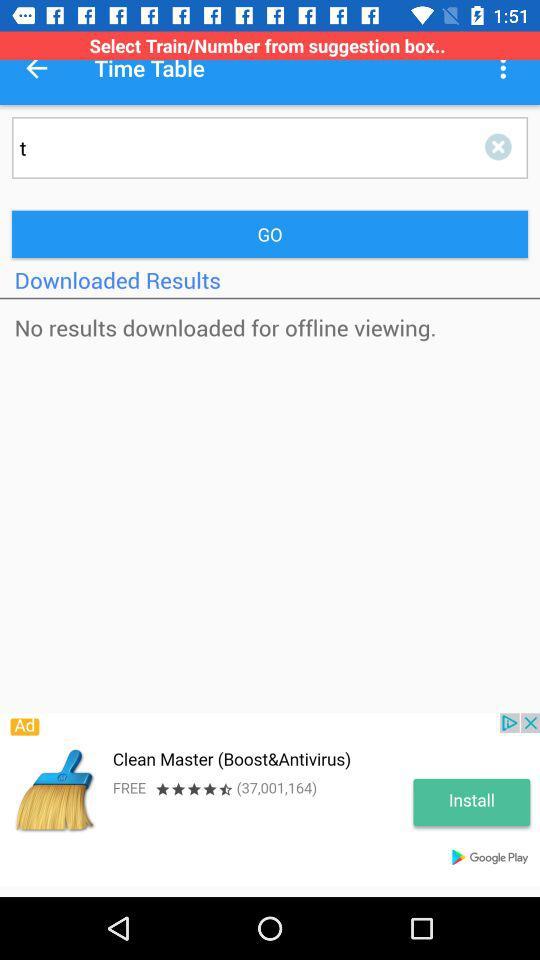  What do you see at coordinates (501, 146) in the screenshot?
I see `clear field` at bounding box center [501, 146].